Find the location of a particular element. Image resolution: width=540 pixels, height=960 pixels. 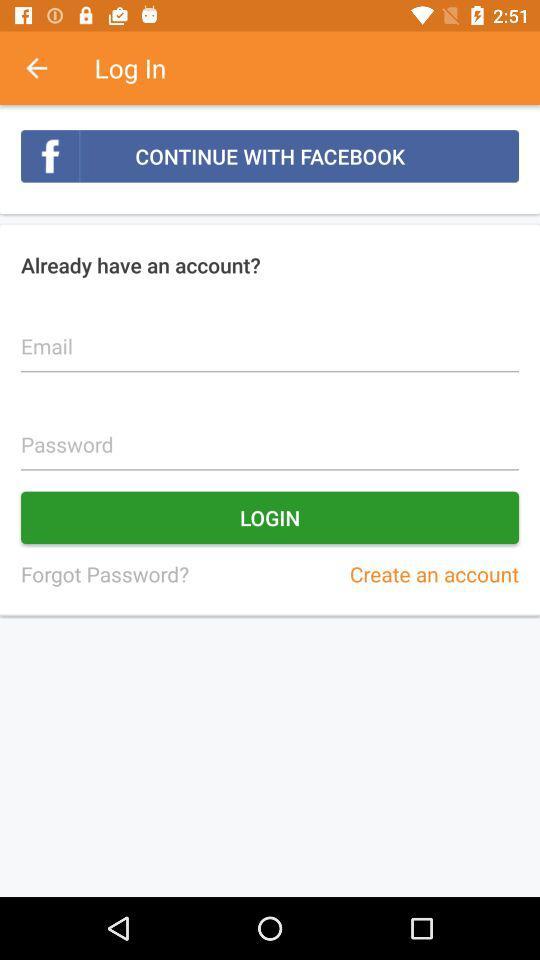

input information is located at coordinates (270, 433).